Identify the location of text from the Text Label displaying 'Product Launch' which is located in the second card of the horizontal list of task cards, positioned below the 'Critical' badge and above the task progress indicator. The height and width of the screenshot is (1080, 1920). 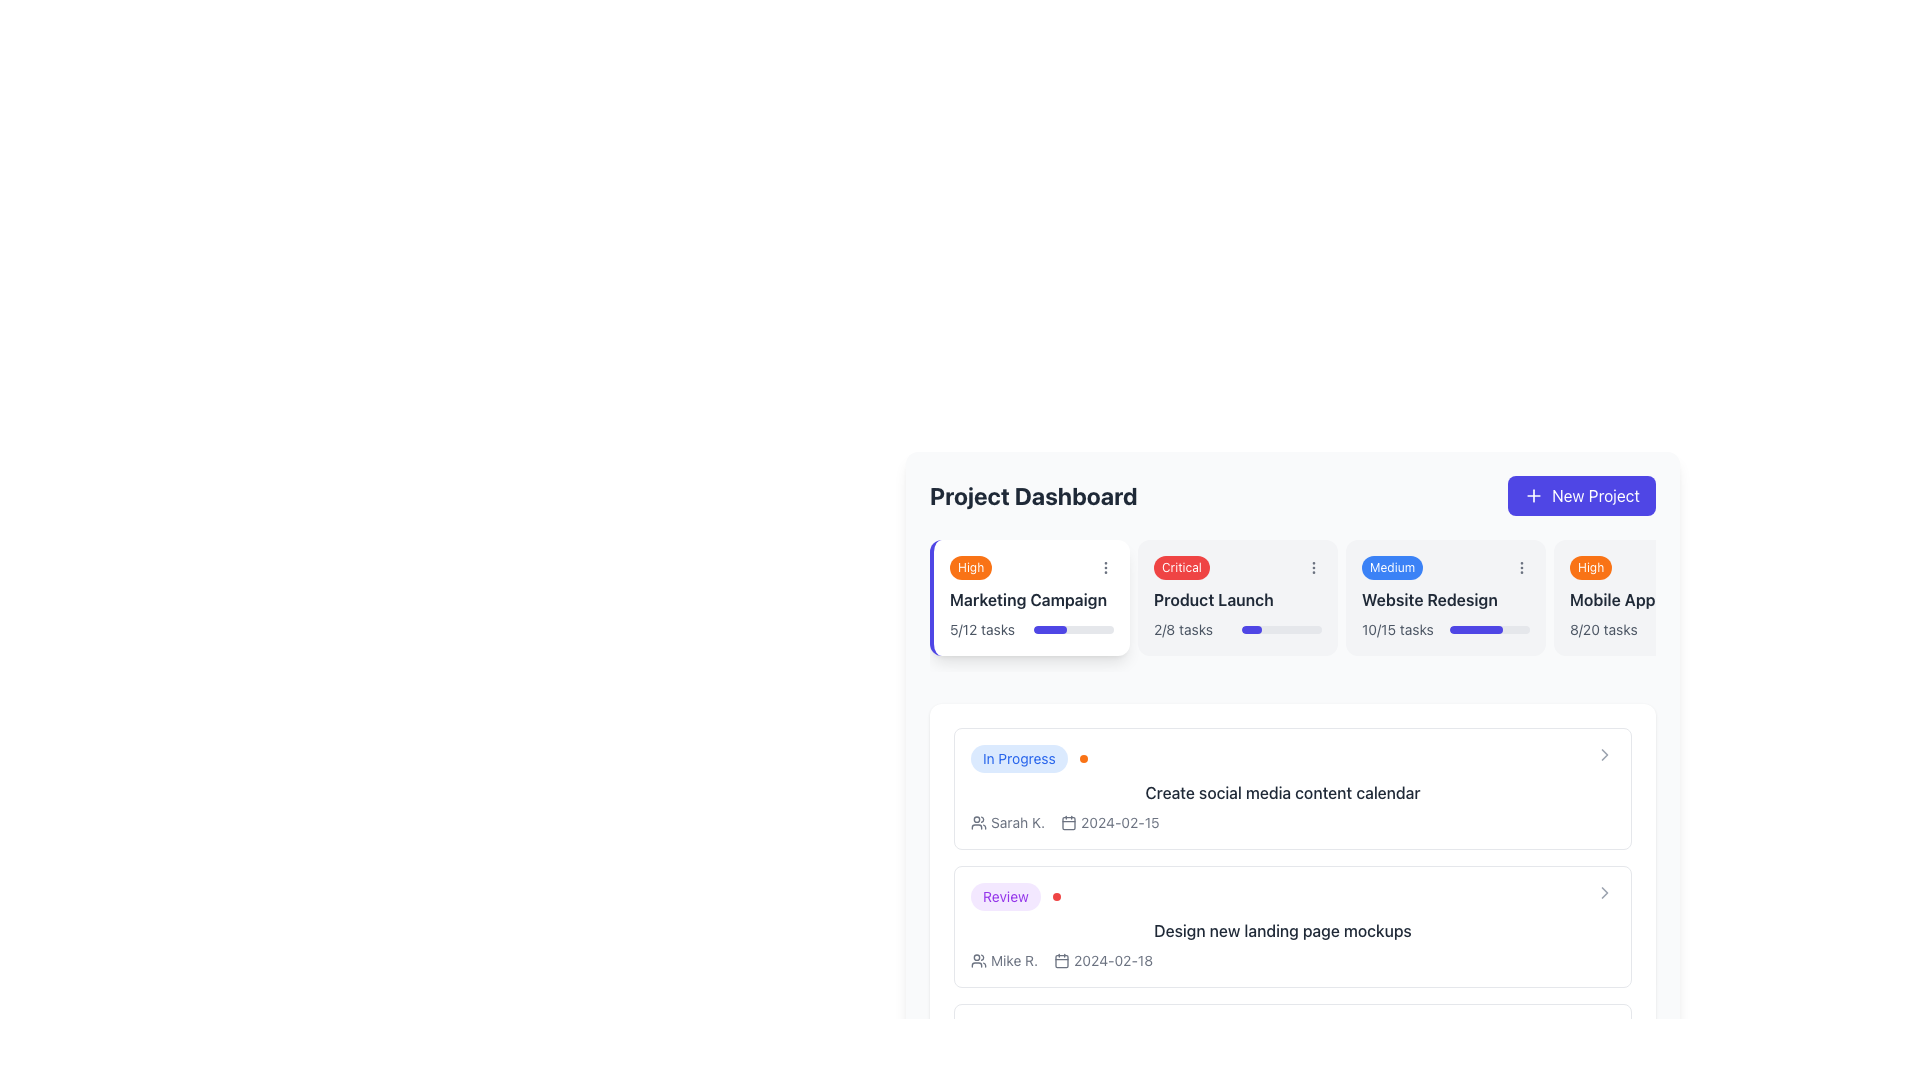
(1237, 599).